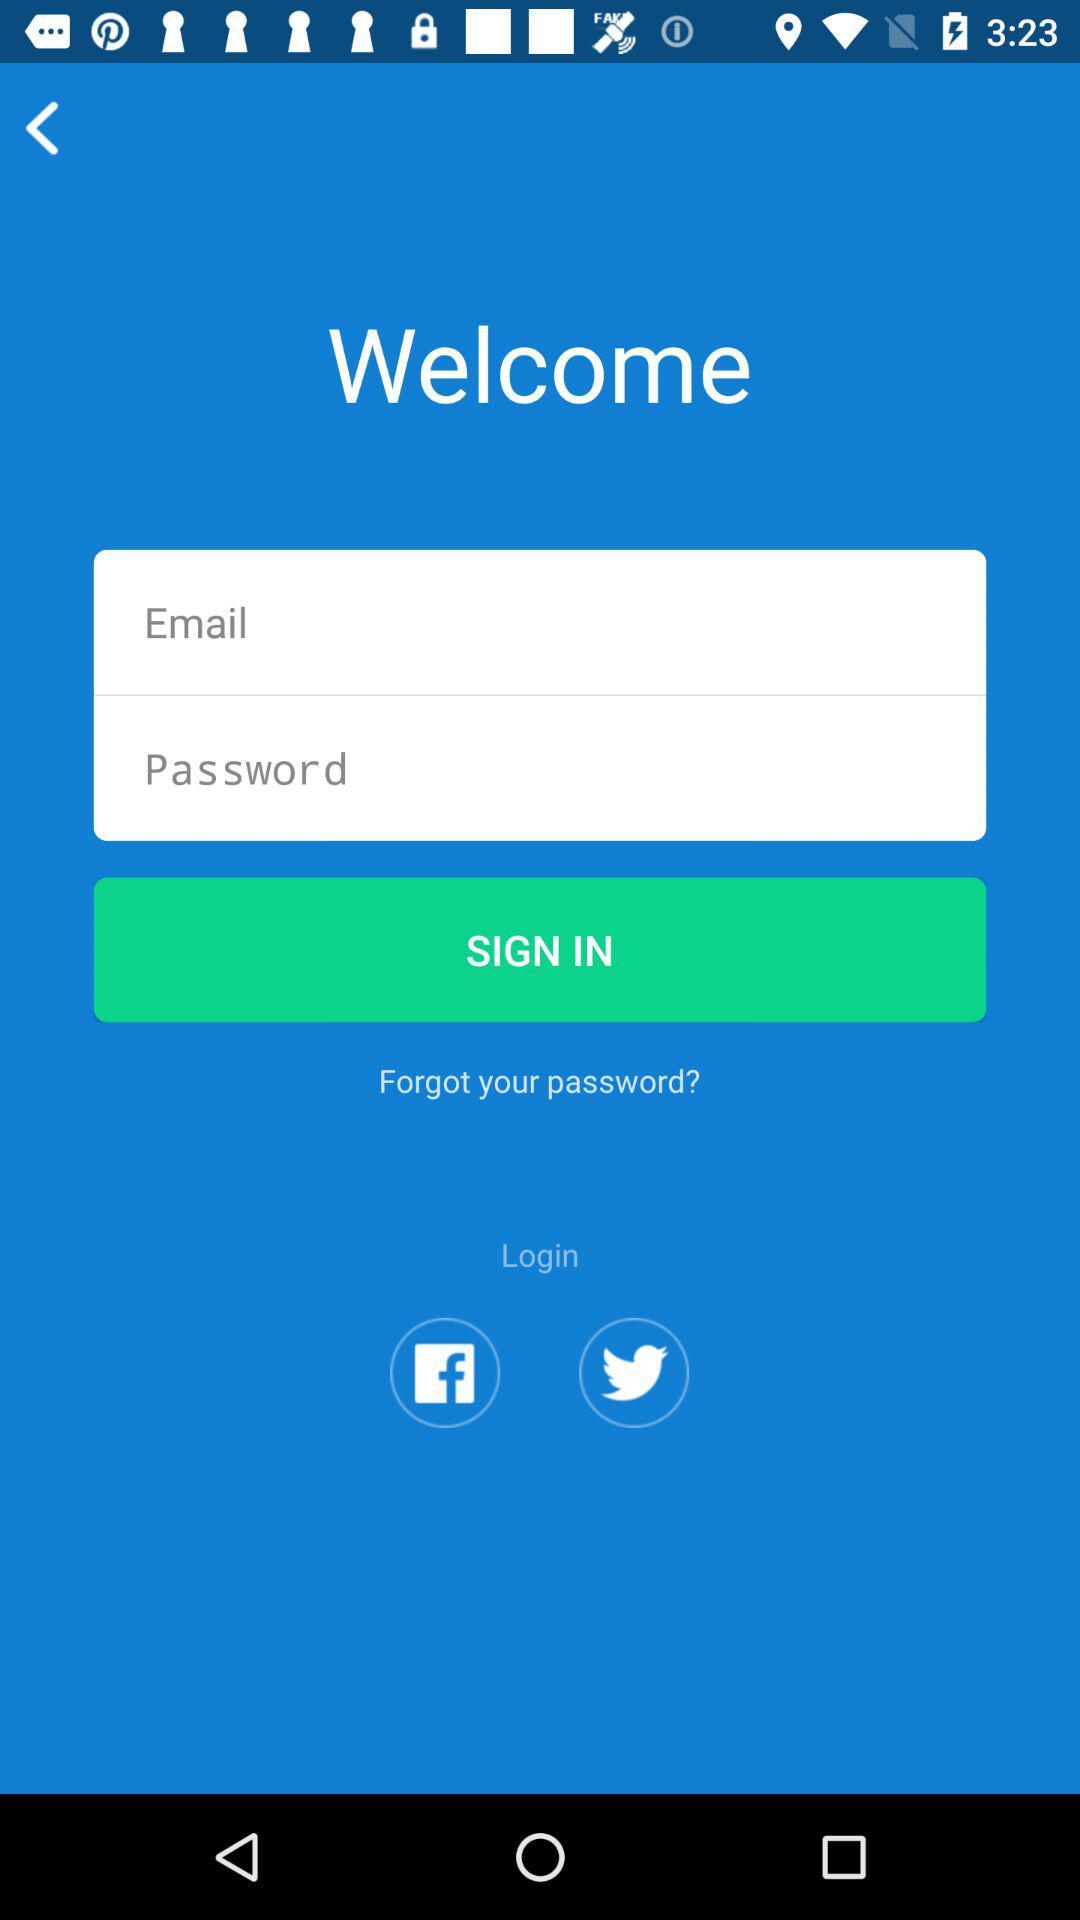  Describe the element at coordinates (538, 1079) in the screenshot. I see `forgot your password? icon` at that location.